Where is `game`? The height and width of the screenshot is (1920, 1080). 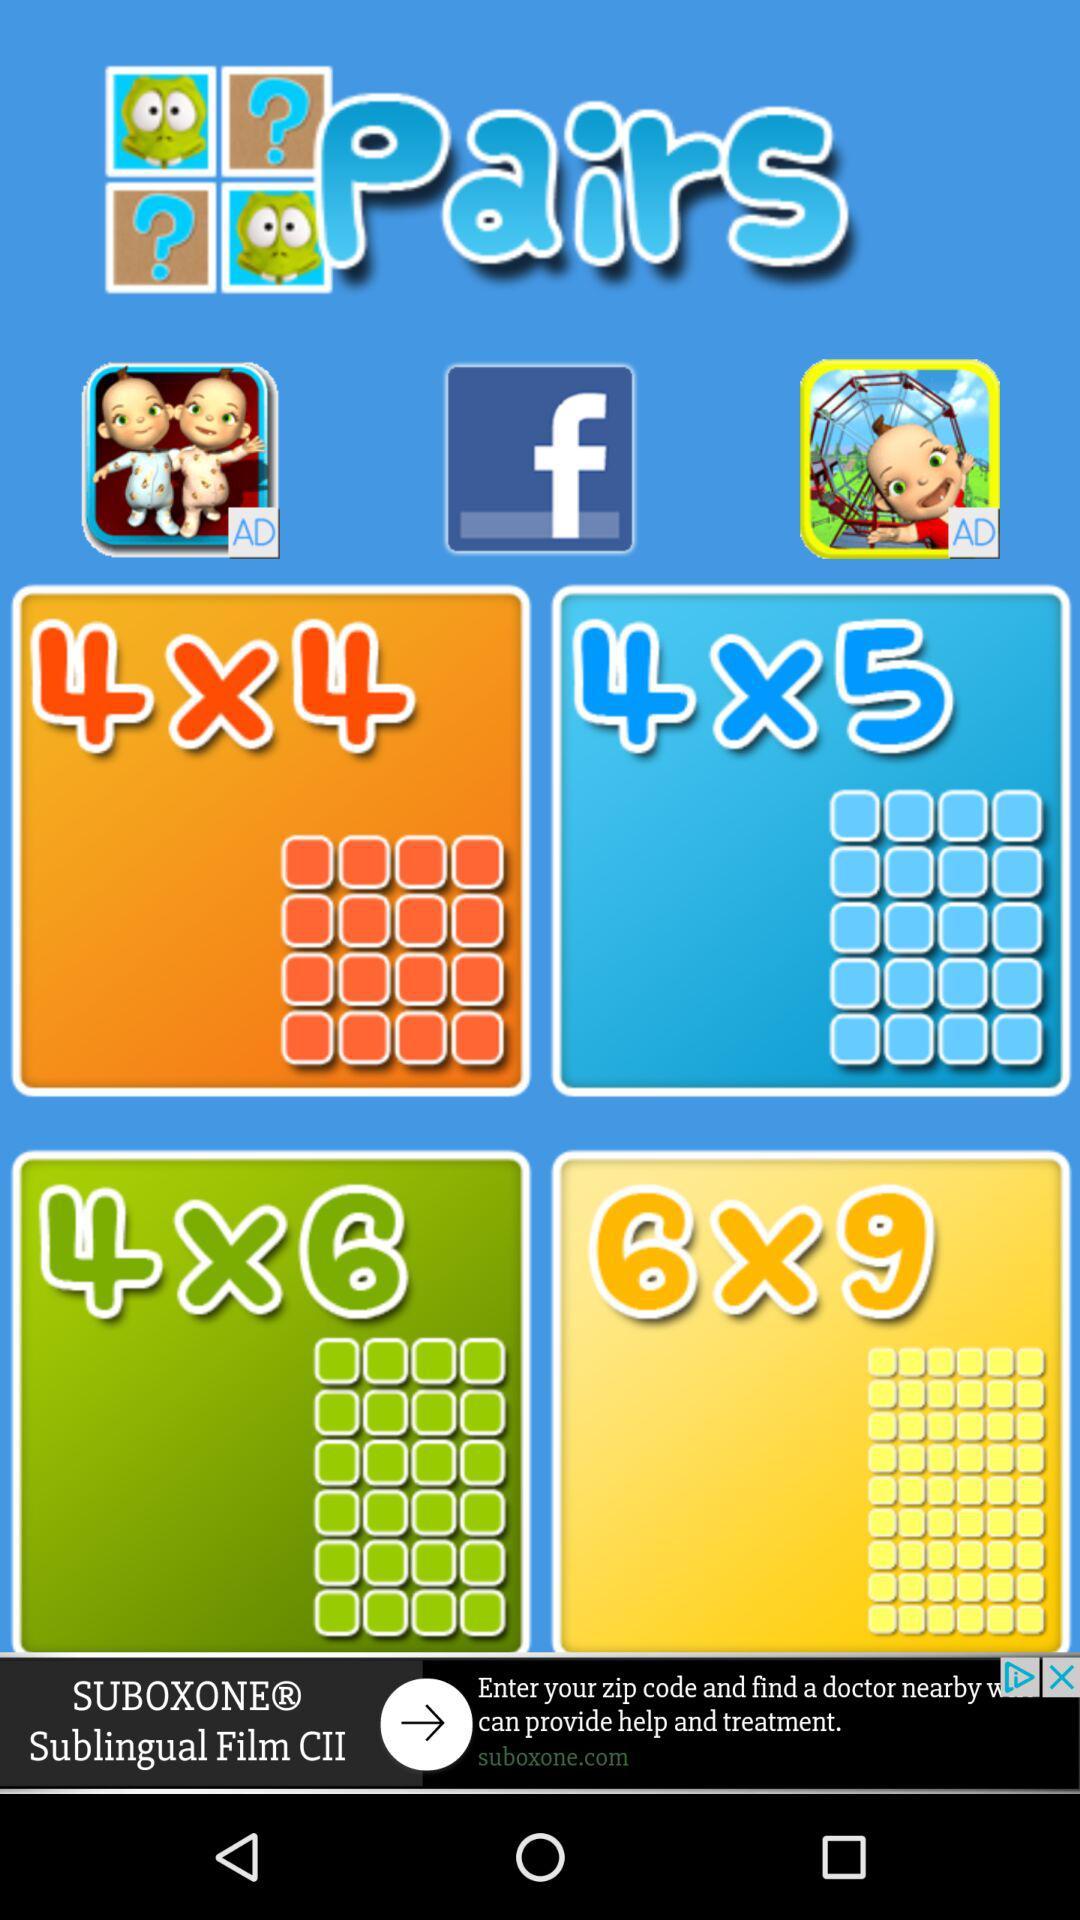 game is located at coordinates (180, 458).